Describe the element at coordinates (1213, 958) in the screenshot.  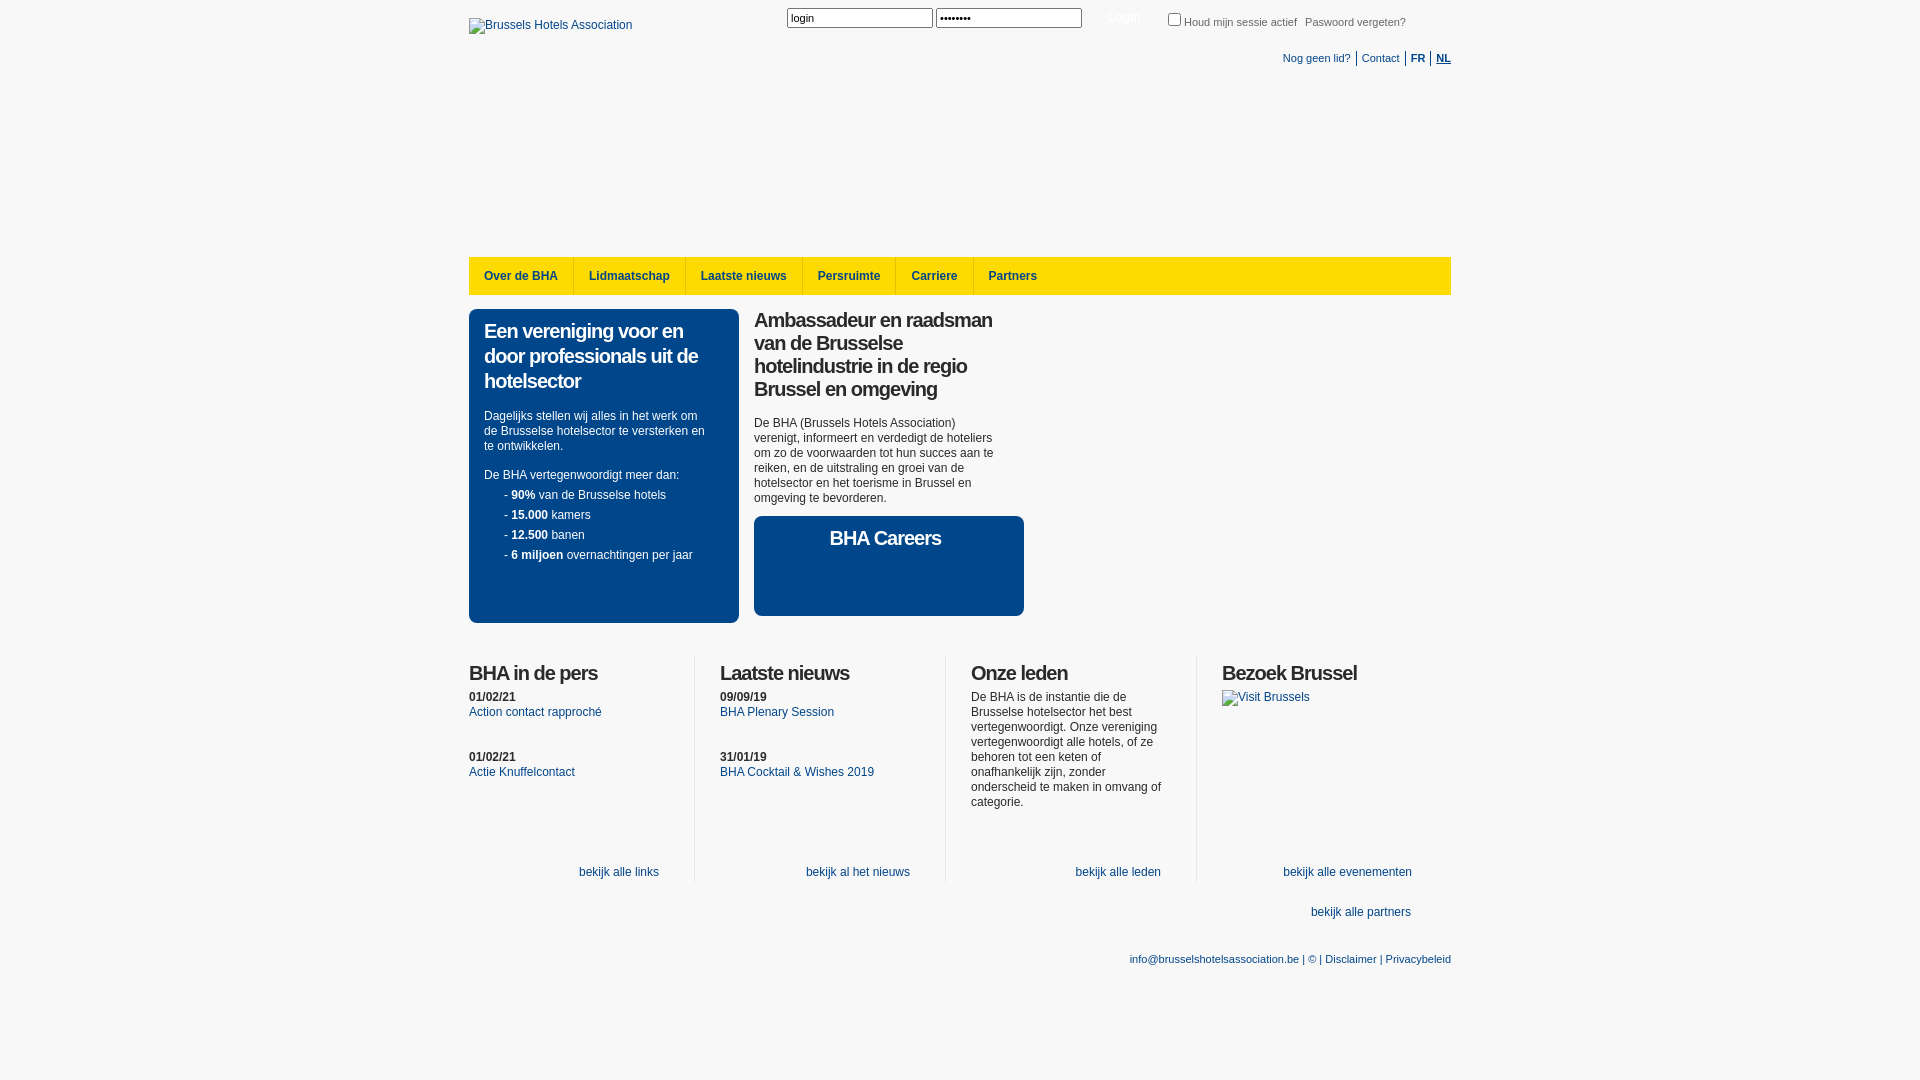
I see `'info@brusselshotelsassociation.be'` at that location.